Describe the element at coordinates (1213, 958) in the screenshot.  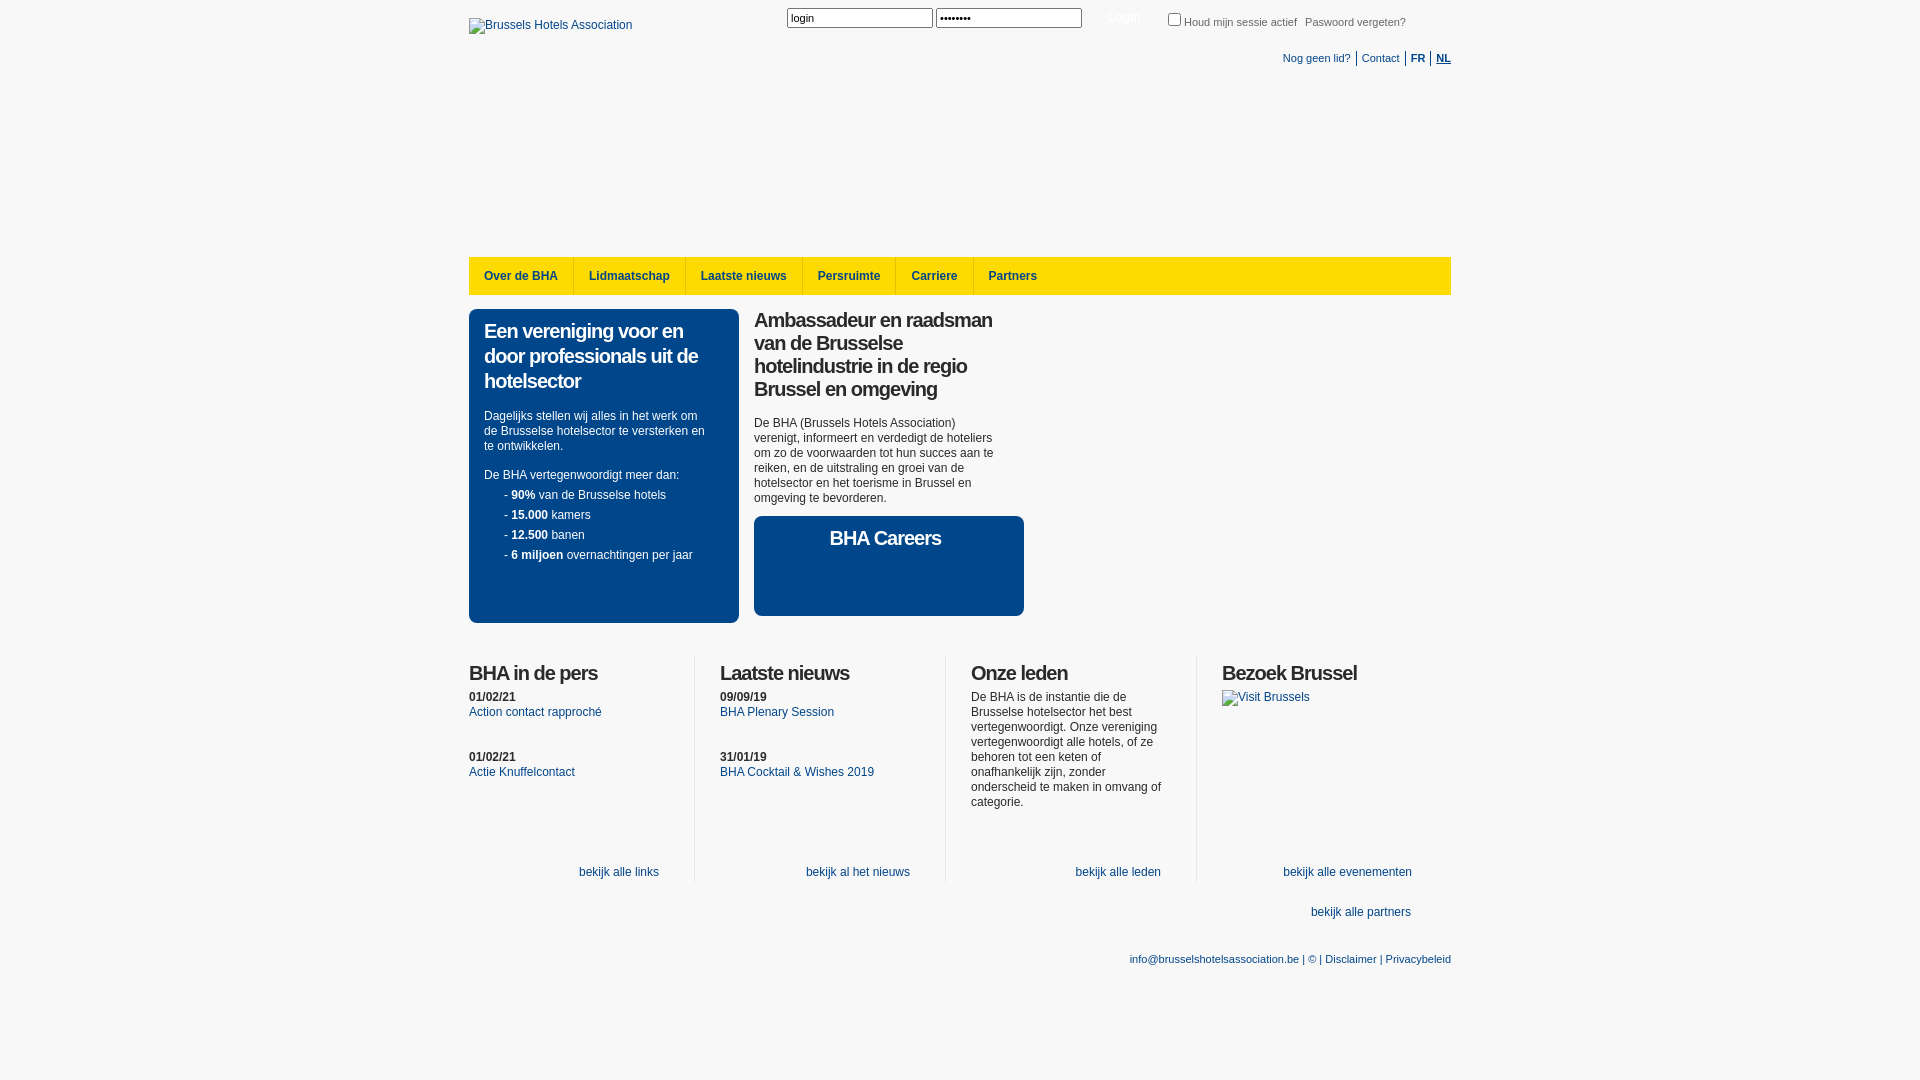
I see `'info@brusselshotelsassociation.be'` at that location.